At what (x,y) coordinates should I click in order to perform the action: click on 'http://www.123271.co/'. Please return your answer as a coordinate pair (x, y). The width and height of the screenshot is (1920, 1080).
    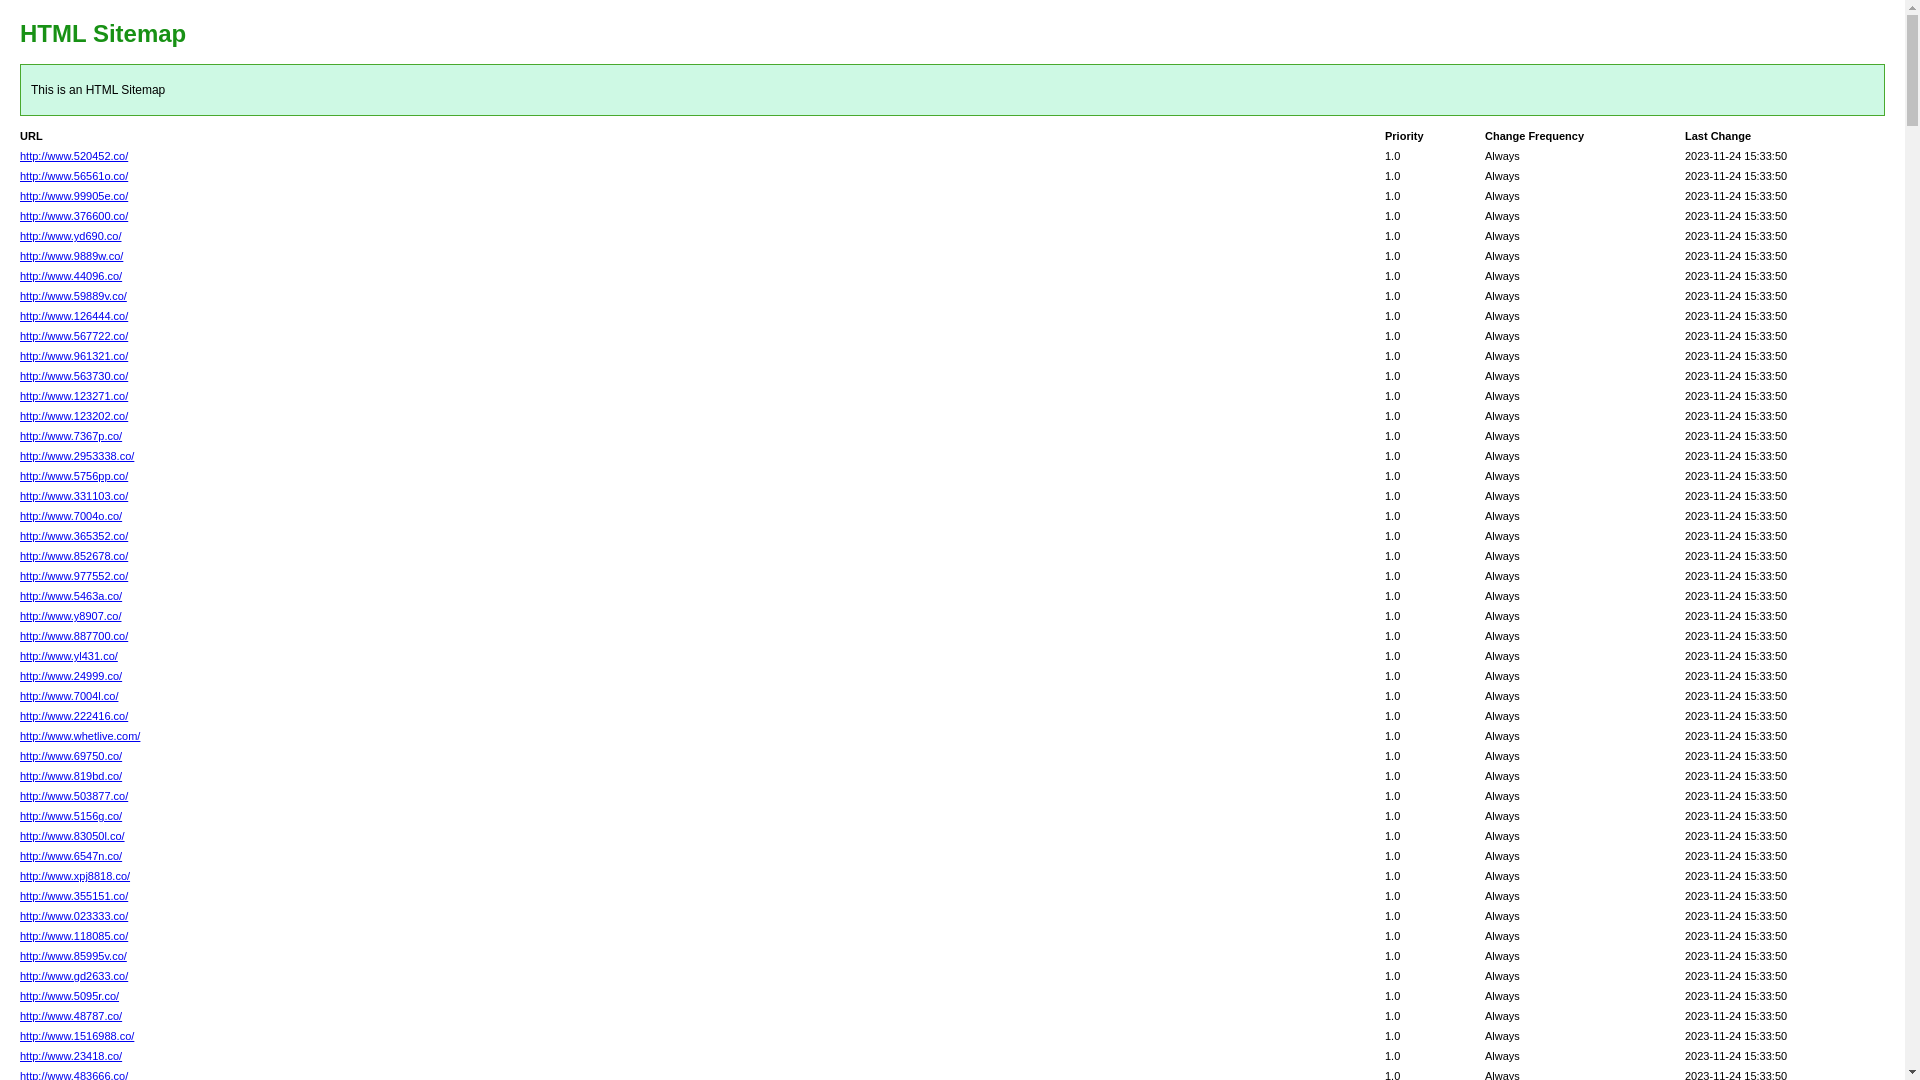
    Looking at the image, I should click on (73, 396).